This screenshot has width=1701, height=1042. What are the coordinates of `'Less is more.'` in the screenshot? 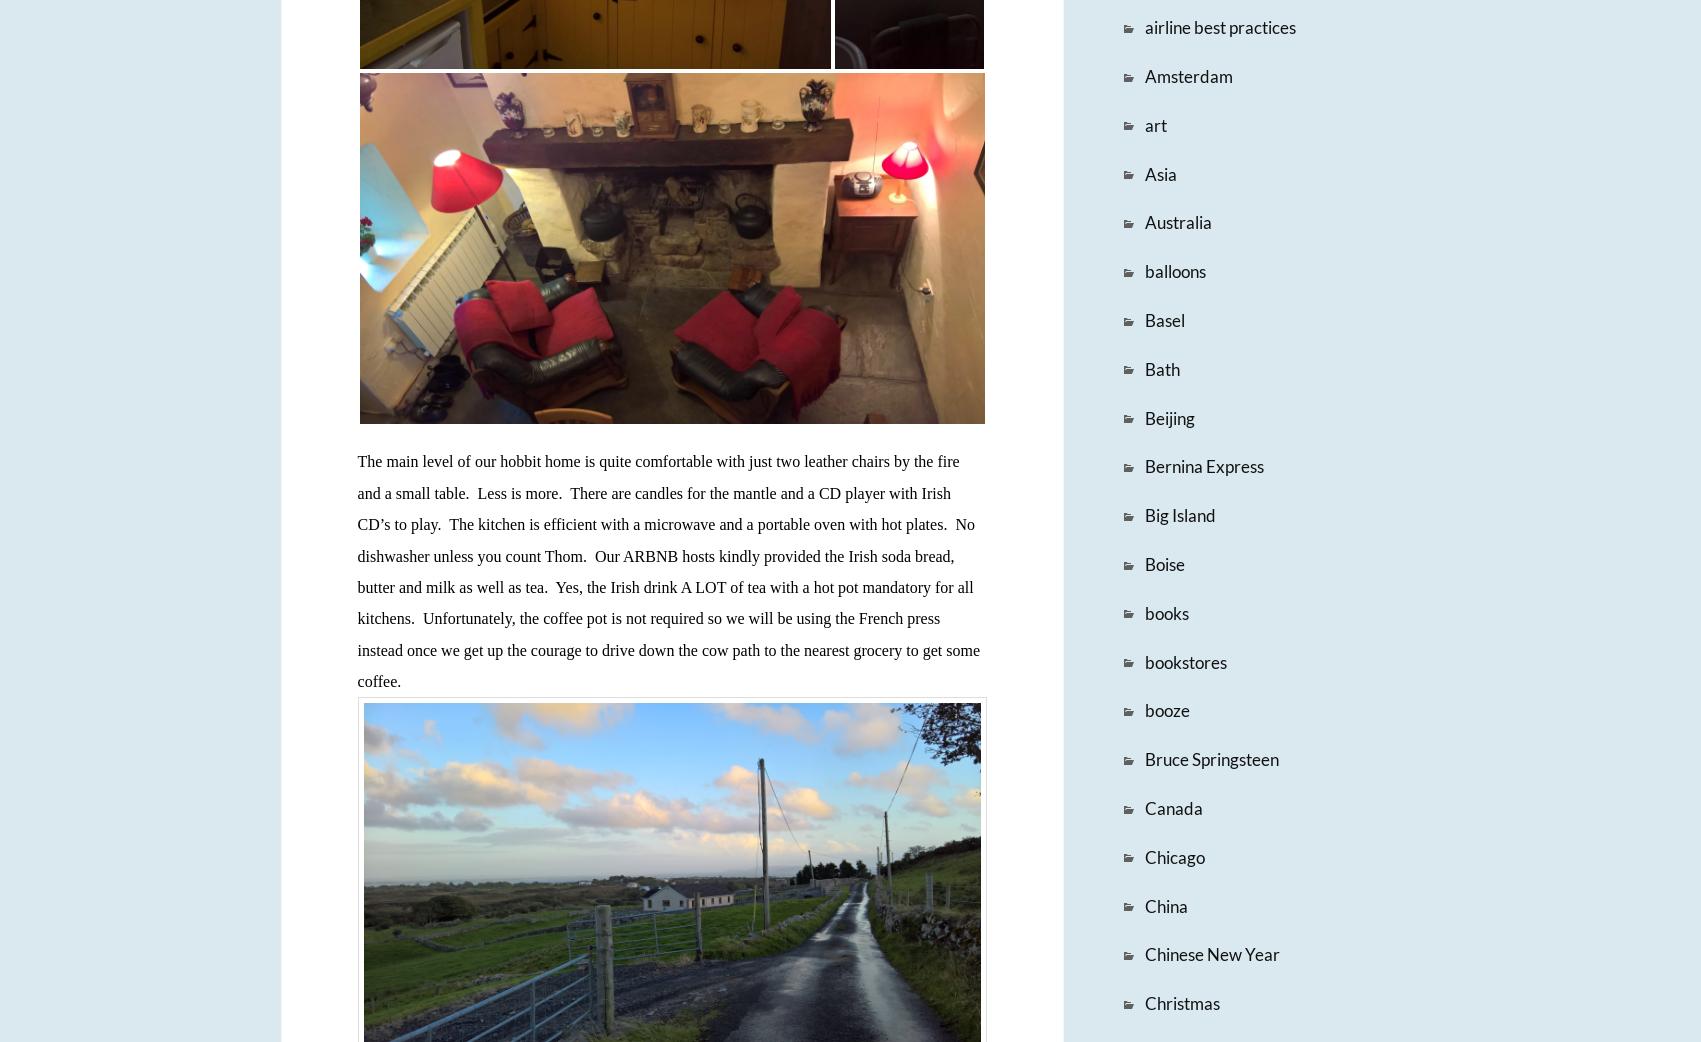 It's located at (519, 492).